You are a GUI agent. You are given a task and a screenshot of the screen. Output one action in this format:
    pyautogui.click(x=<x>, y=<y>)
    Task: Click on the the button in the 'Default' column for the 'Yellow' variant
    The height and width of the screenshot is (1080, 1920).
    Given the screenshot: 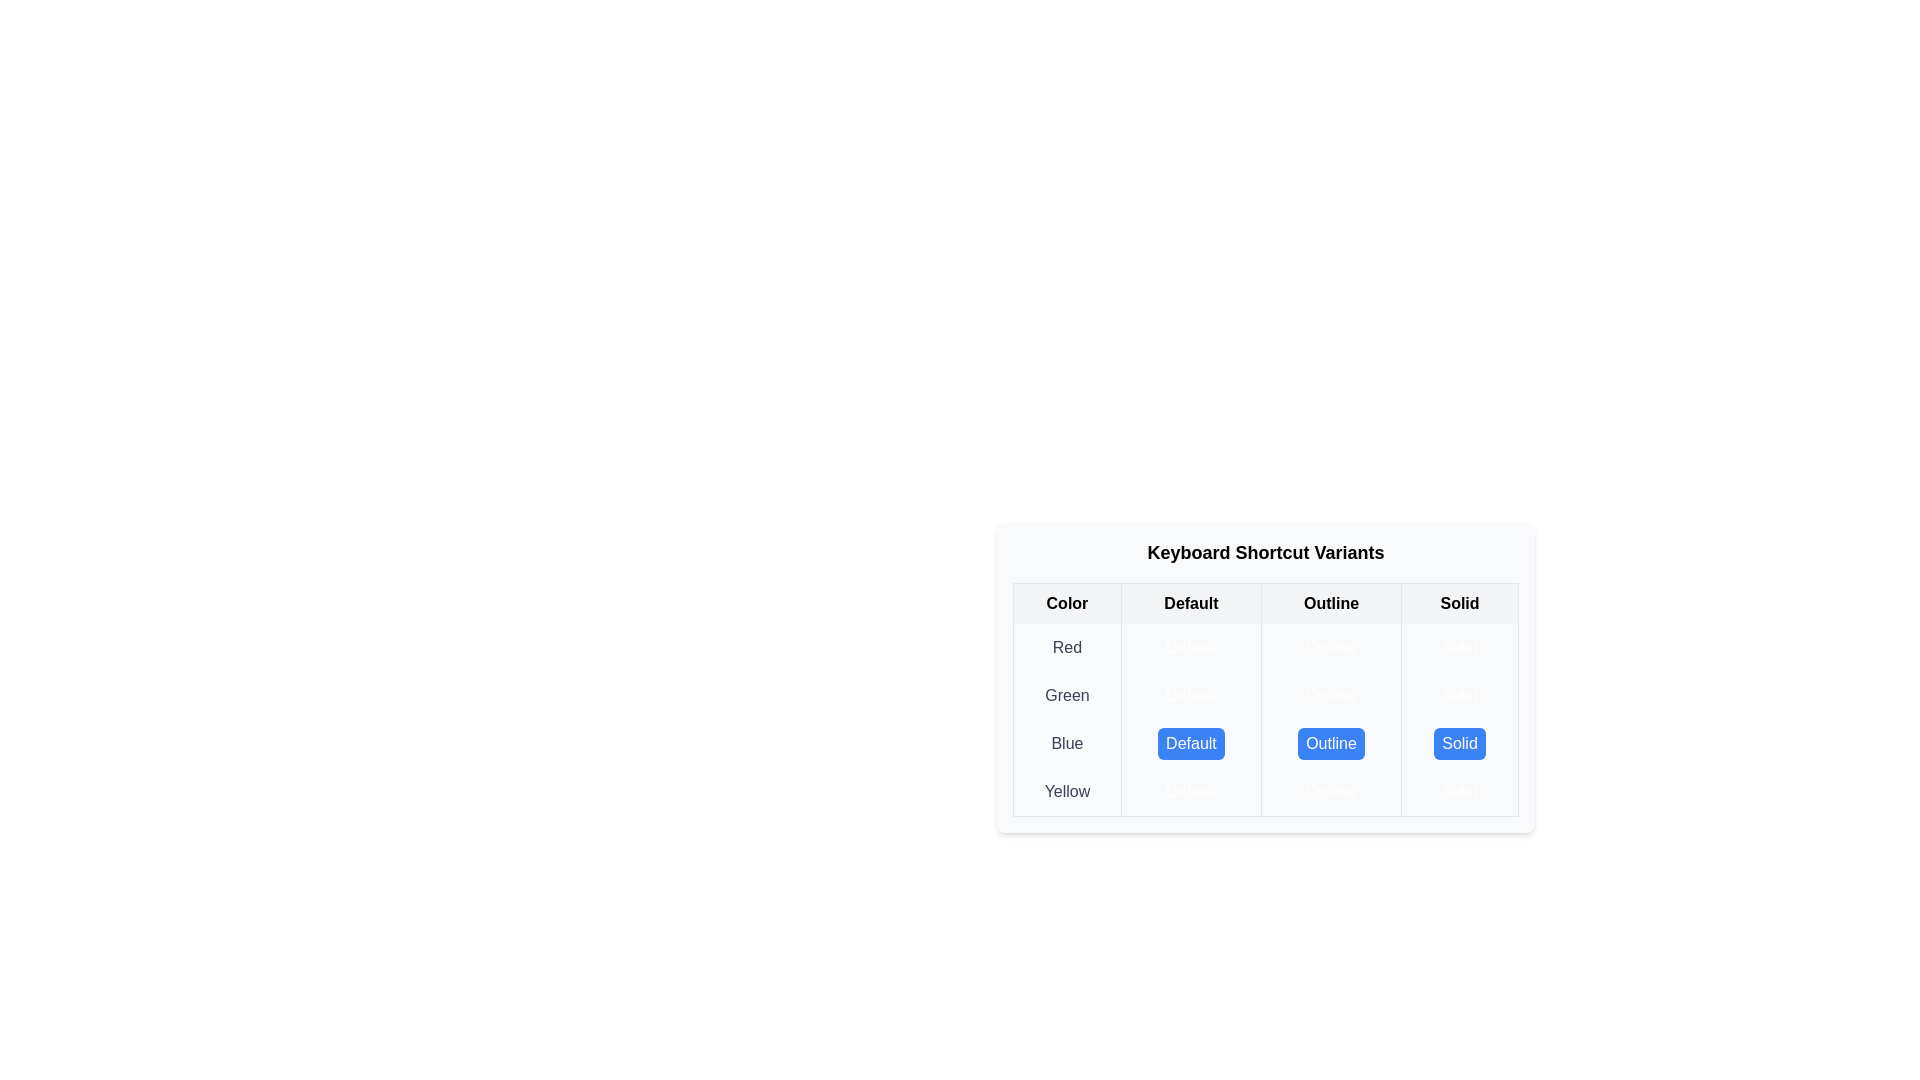 What is the action you would take?
    pyautogui.click(x=1191, y=790)
    